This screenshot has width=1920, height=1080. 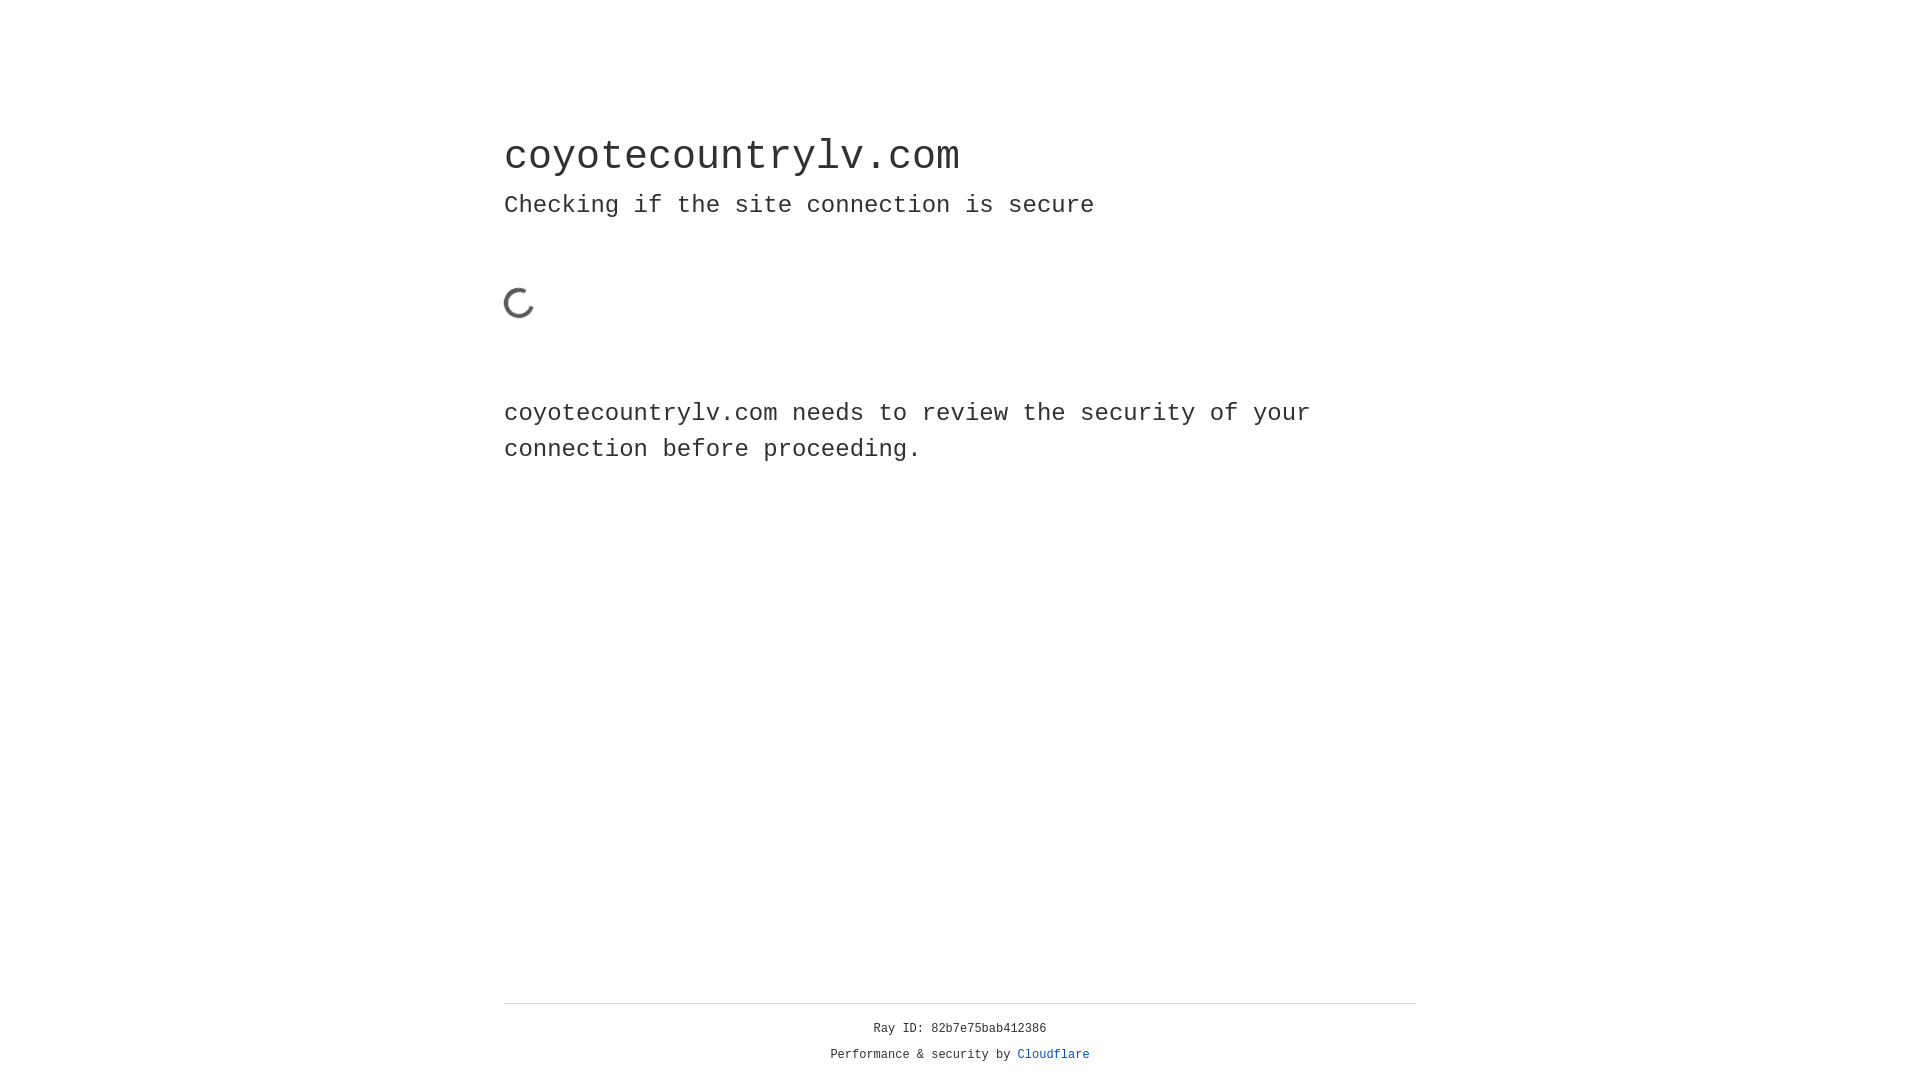 I want to click on 'Cloudflare', so click(x=1053, y=1054).